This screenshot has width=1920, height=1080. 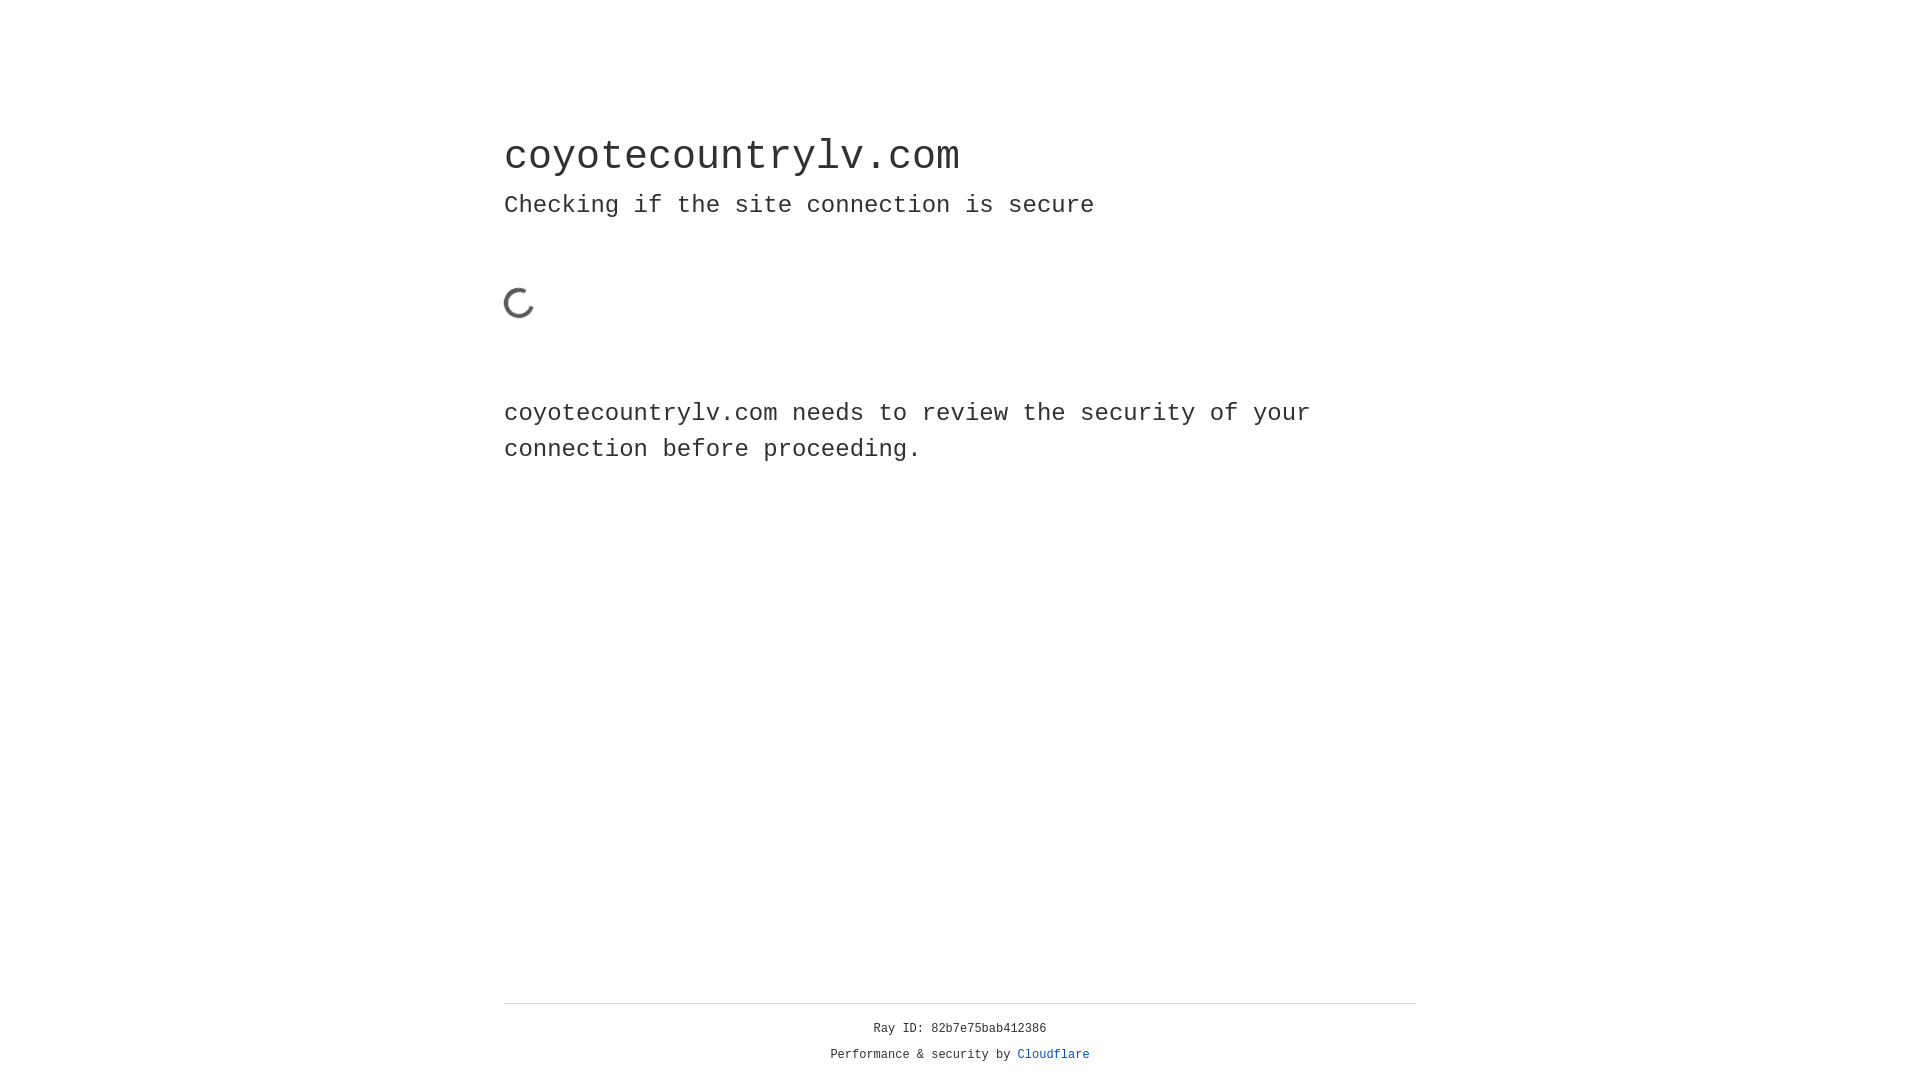 I want to click on 'Cloudflare', so click(x=1053, y=1054).